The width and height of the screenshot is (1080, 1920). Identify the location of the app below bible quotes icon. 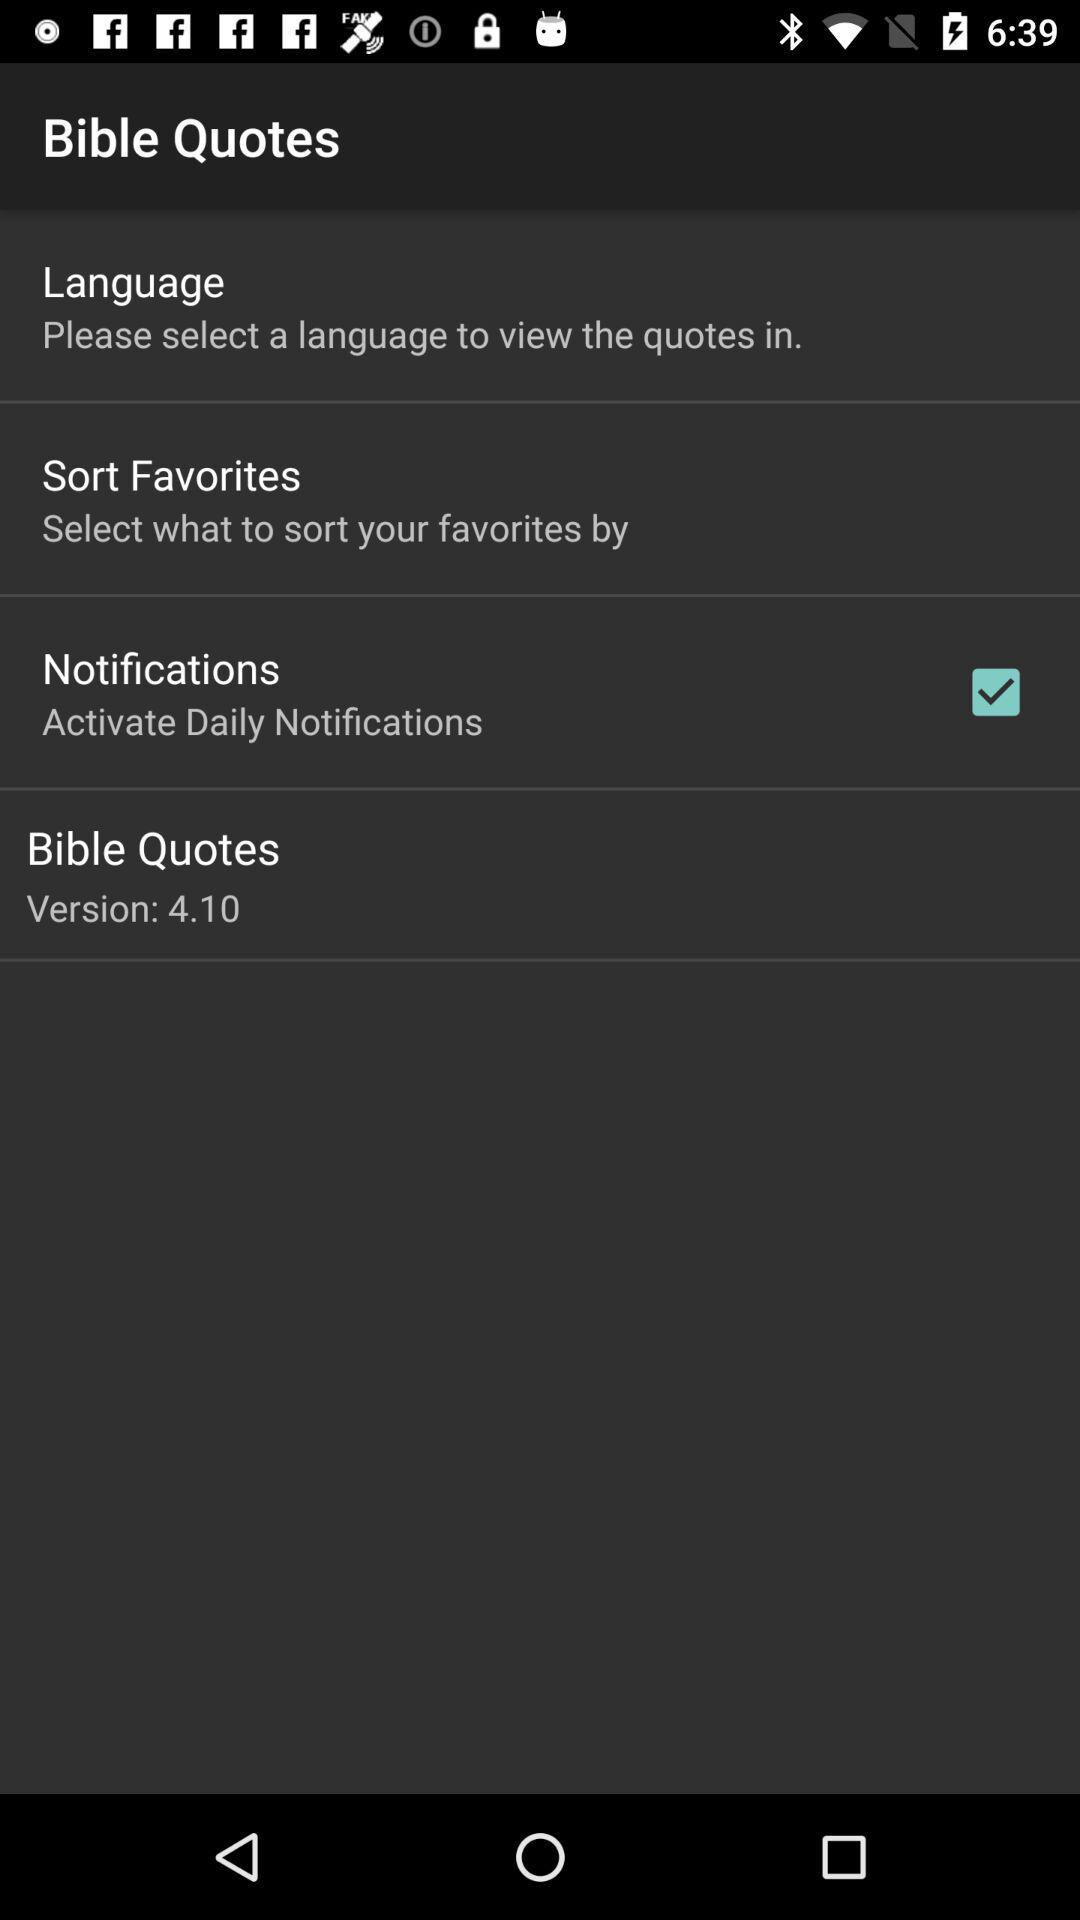
(553, 906).